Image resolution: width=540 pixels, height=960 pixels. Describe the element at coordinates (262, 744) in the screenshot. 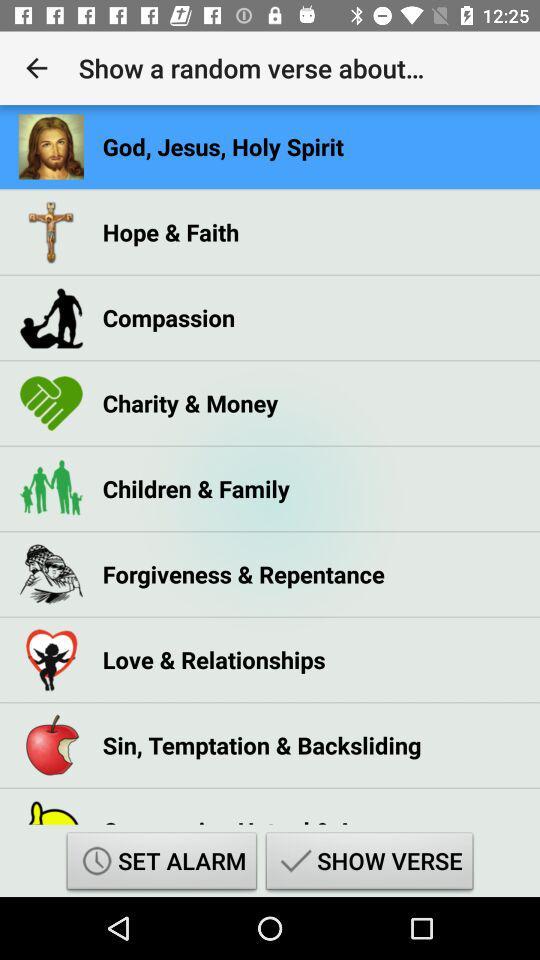

I see `the sin, temptation & backsliding icon` at that location.